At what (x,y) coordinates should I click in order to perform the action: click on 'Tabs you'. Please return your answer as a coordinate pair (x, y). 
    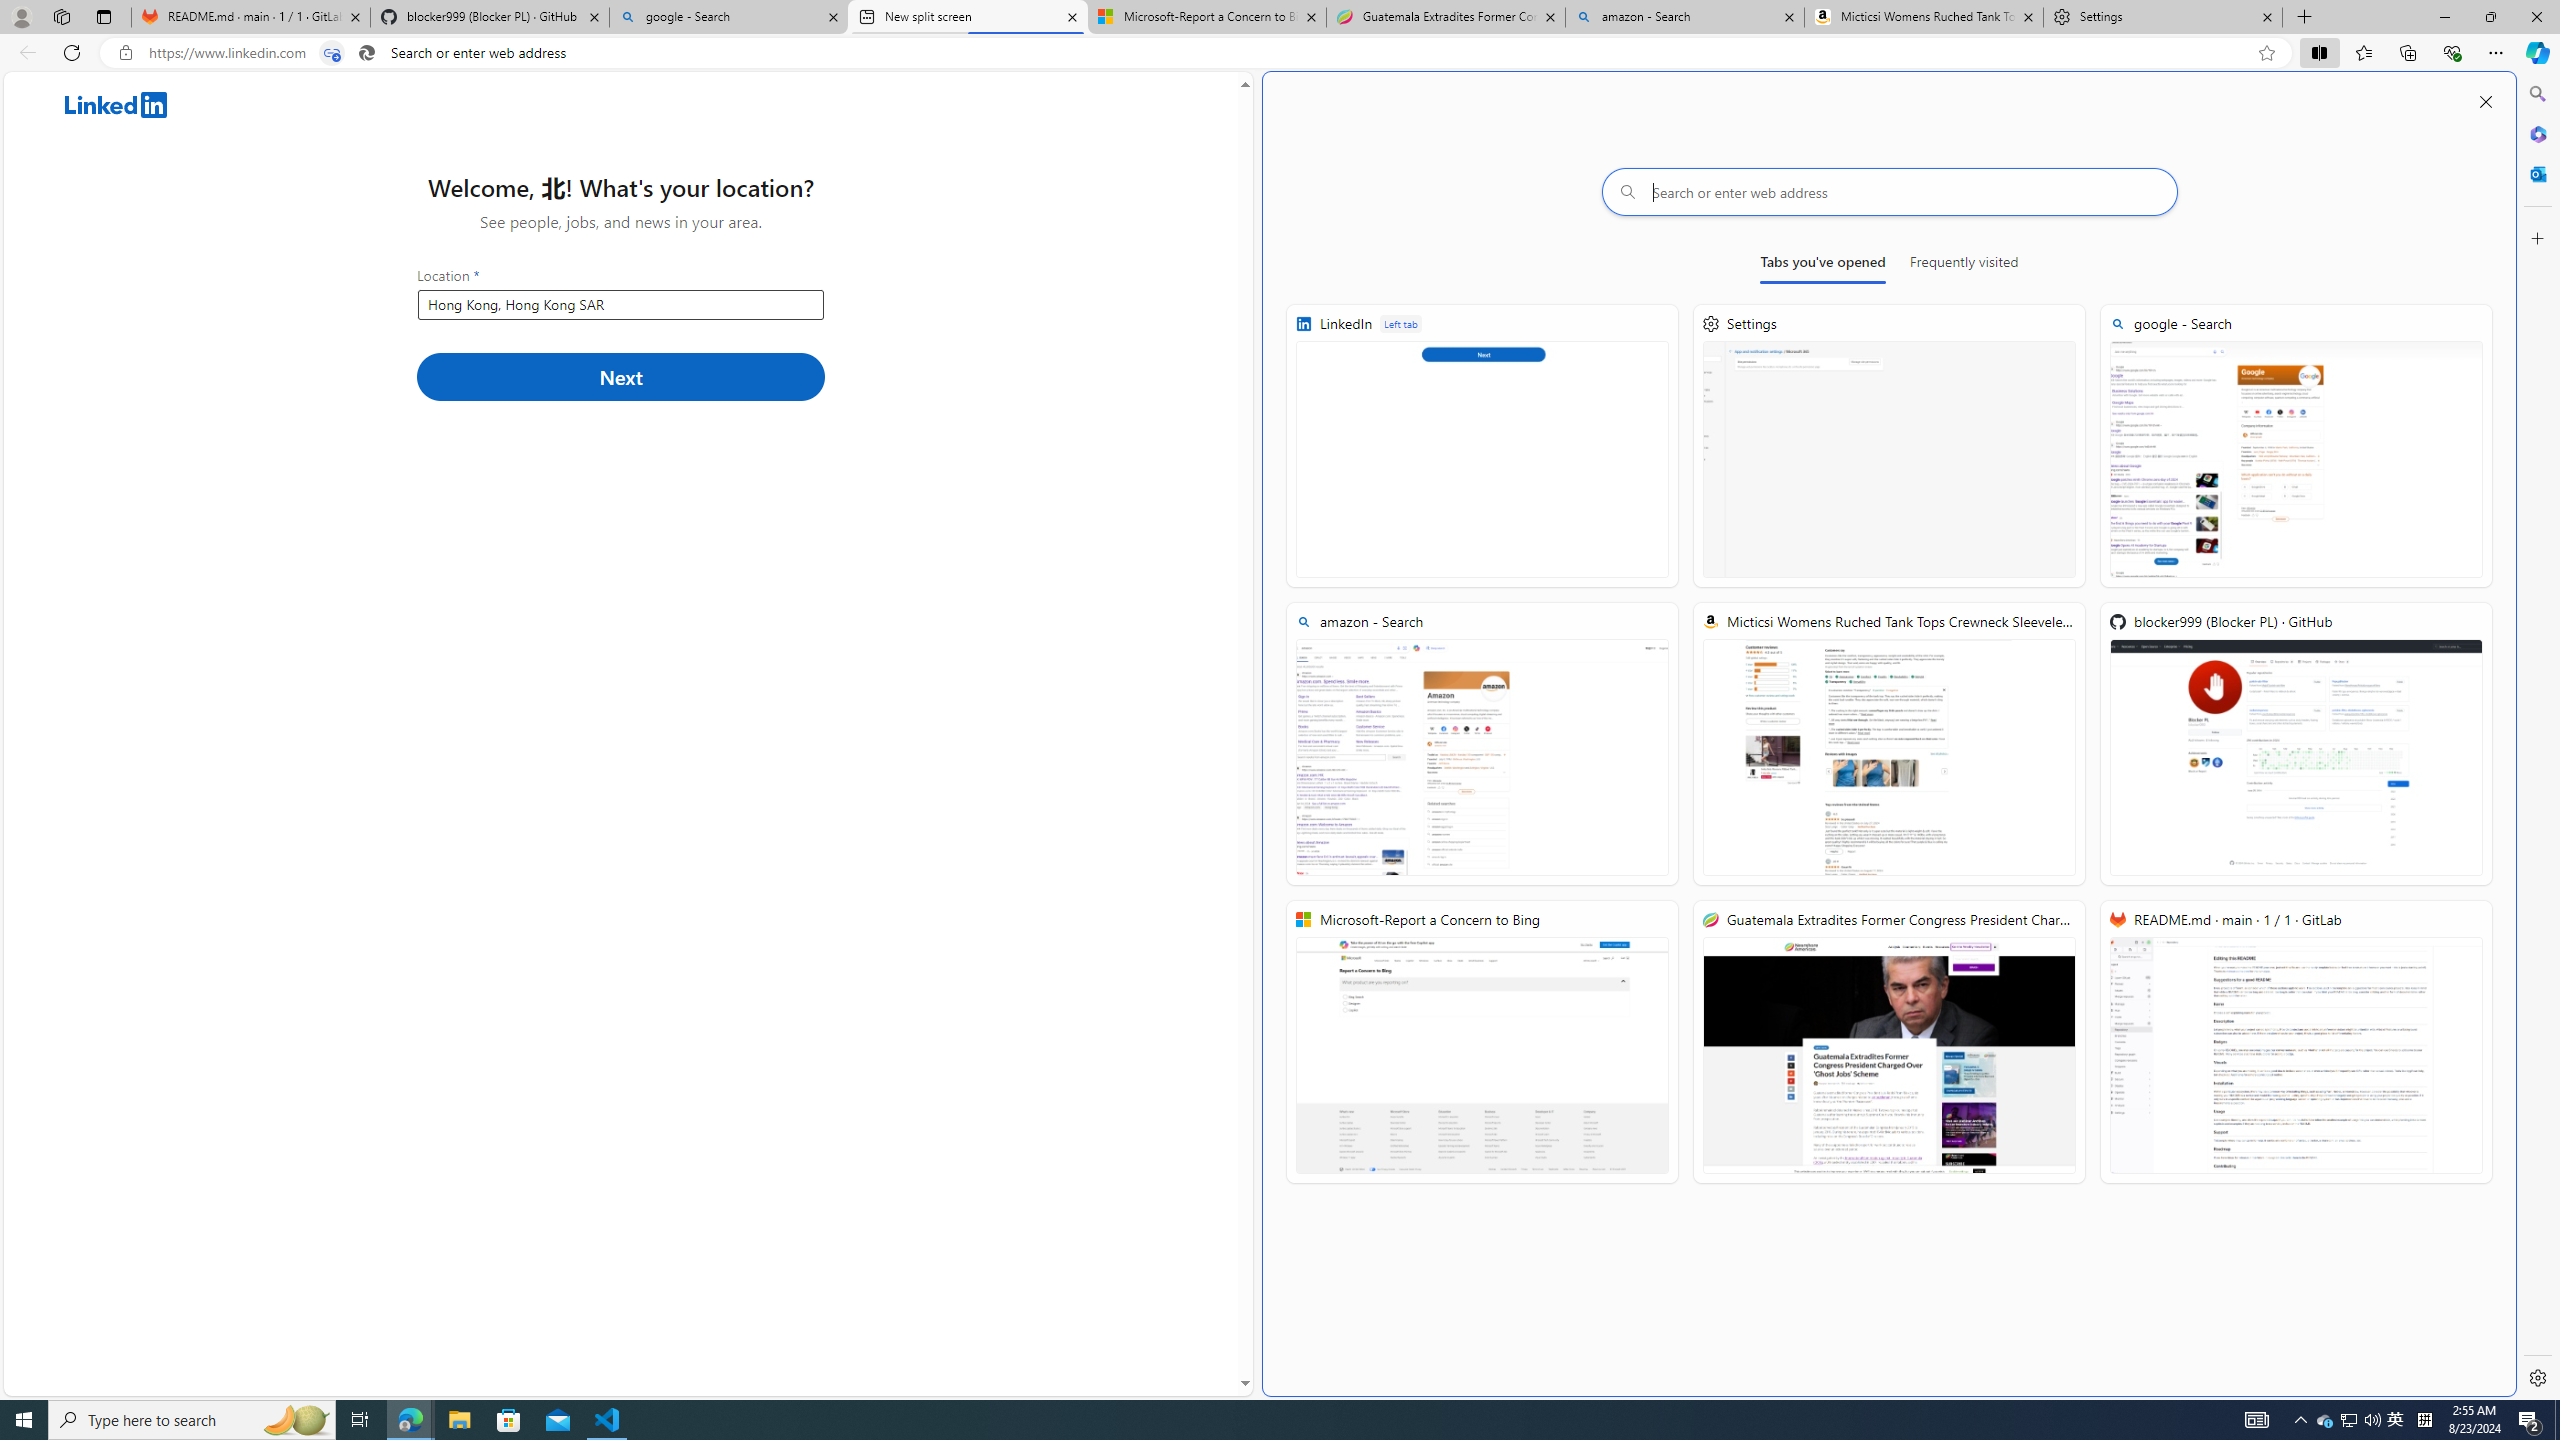
    Looking at the image, I should click on (1823, 265).